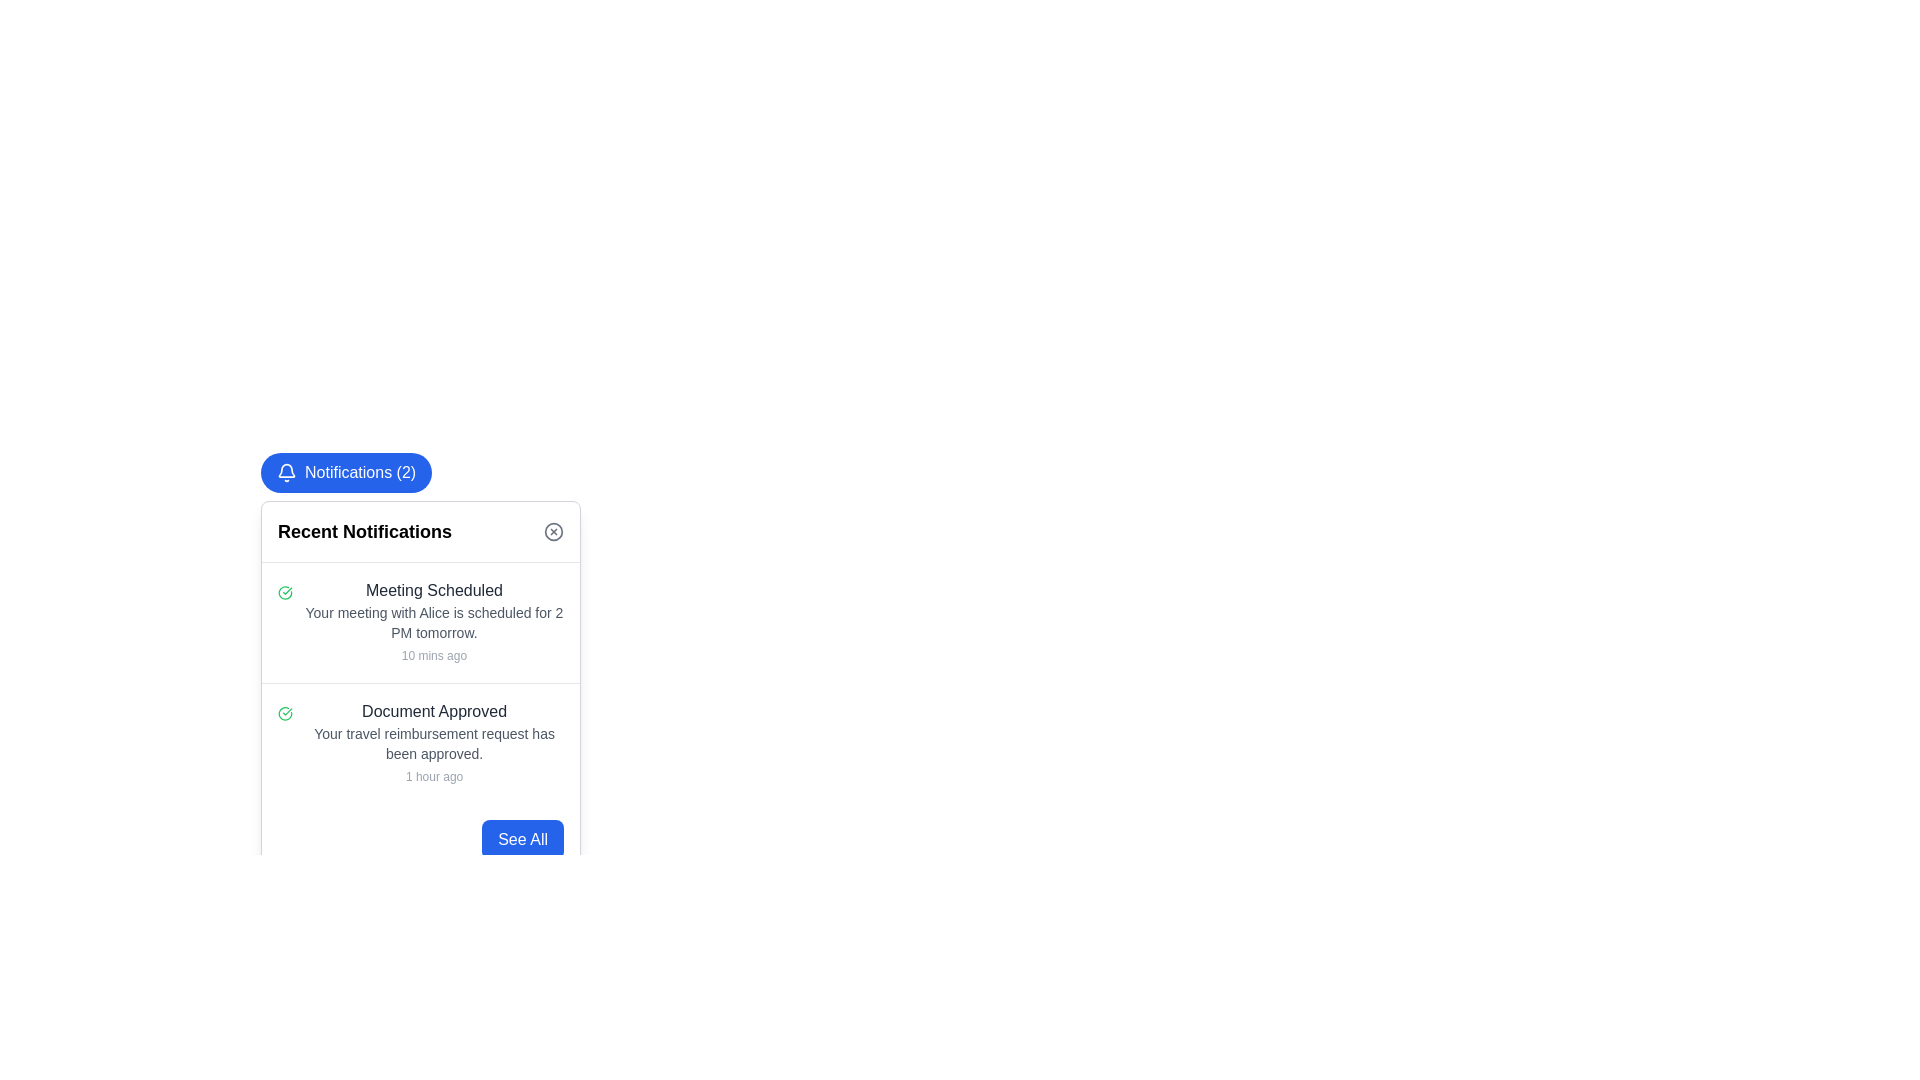 The width and height of the screenshot is (1920, 1080). I want to click on the text label that serves as a title for the notification about document approval, located in the second notification row of the 'Recent Notifications' panel, directly below the 'Meeting Scheduled' notification, so click(433, 711).